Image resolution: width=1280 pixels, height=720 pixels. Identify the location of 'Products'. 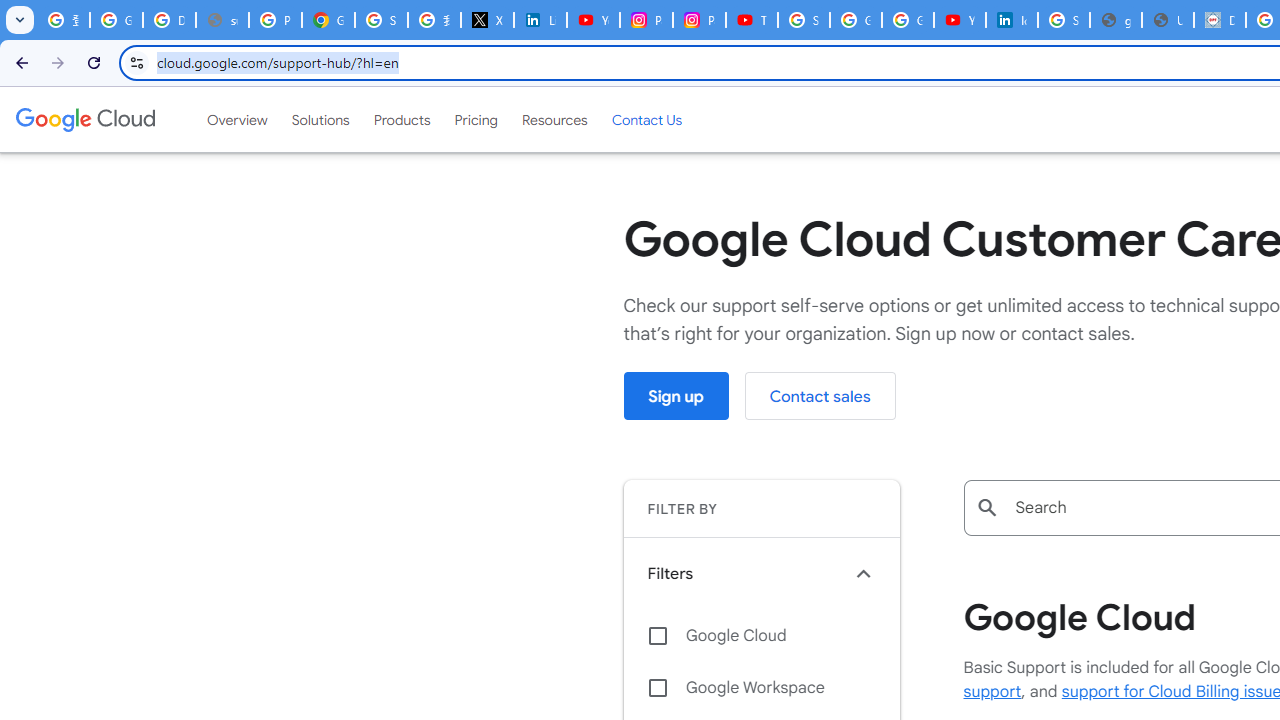
(400, 119).